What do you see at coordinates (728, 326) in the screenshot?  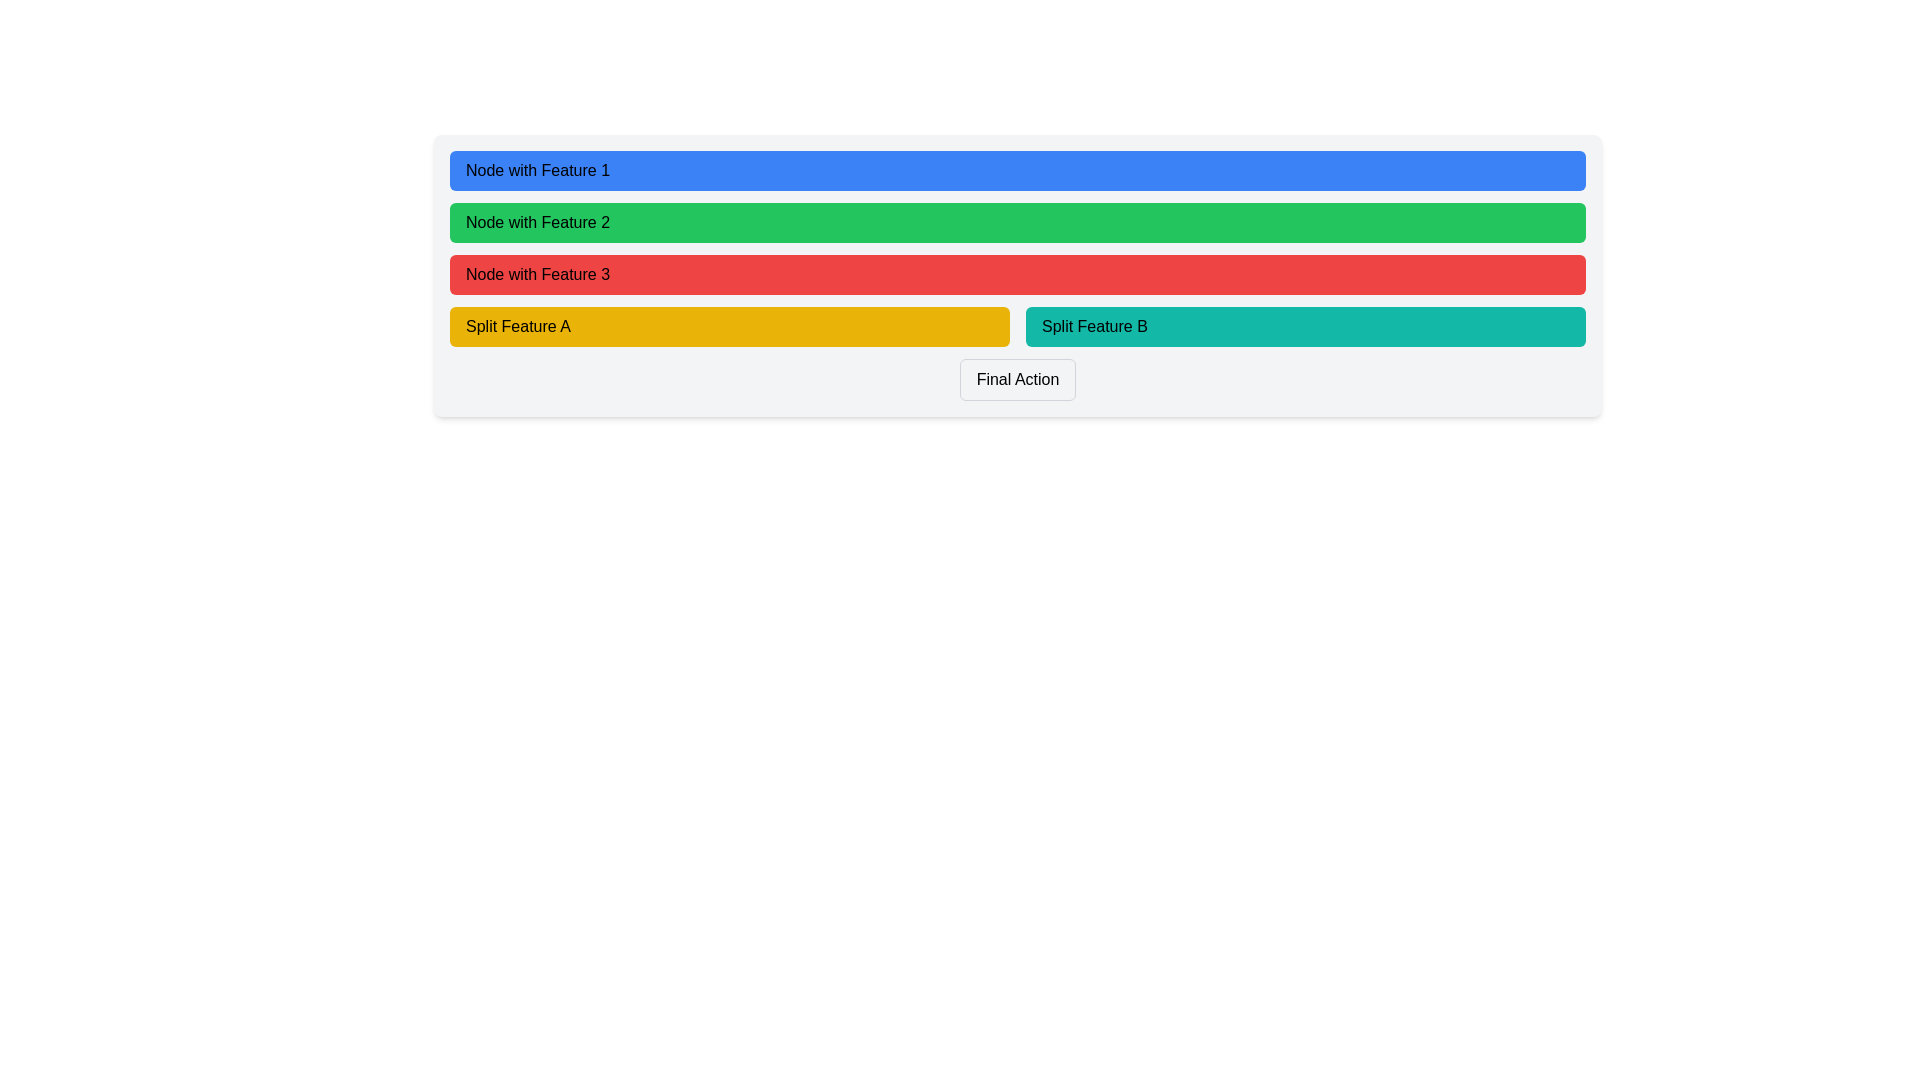 I see `the yellow rectangular button labeled 'Split Feature A' located at the bottom-left part of the central region` at bounding box center [728, 326].